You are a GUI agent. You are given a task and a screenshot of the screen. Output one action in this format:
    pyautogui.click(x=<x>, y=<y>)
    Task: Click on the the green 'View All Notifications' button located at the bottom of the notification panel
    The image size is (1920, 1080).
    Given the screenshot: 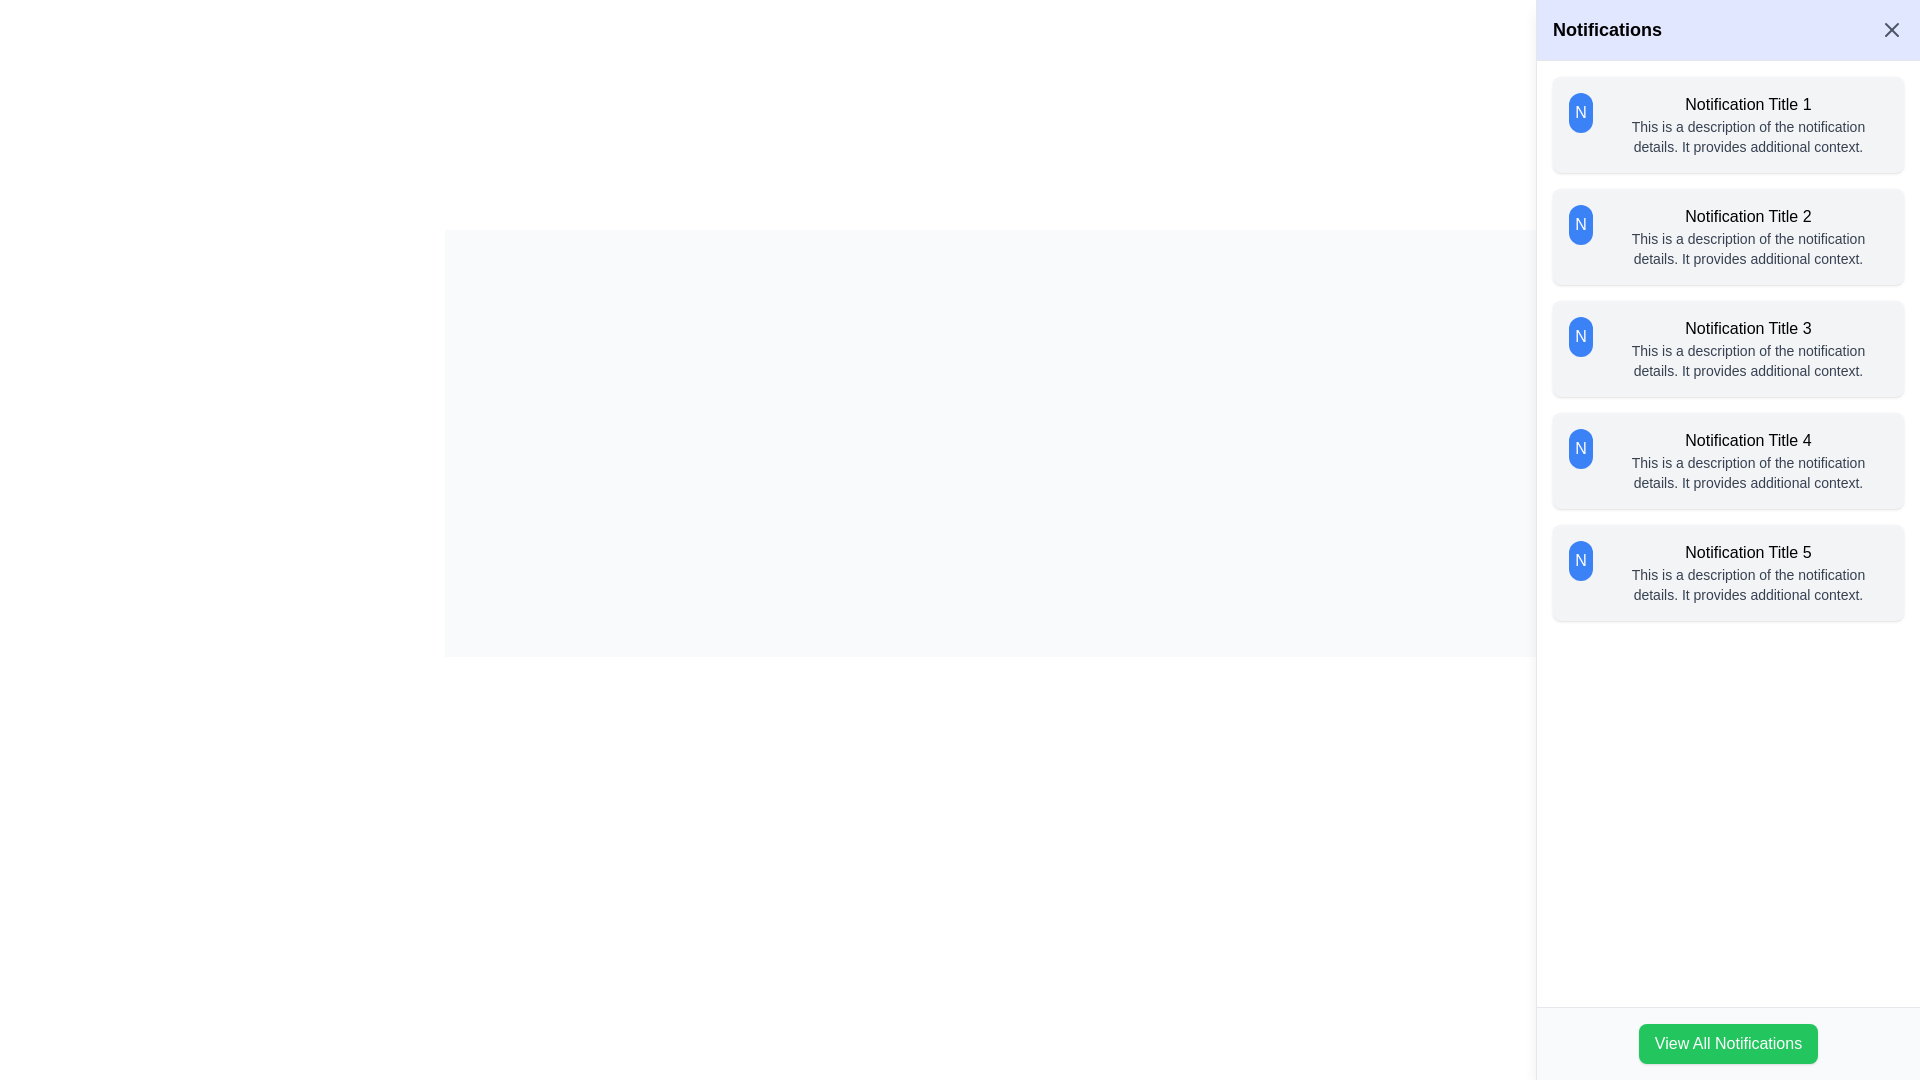 What is the action you would take?
    pyautogui.click(x=1727, y=1043)
    